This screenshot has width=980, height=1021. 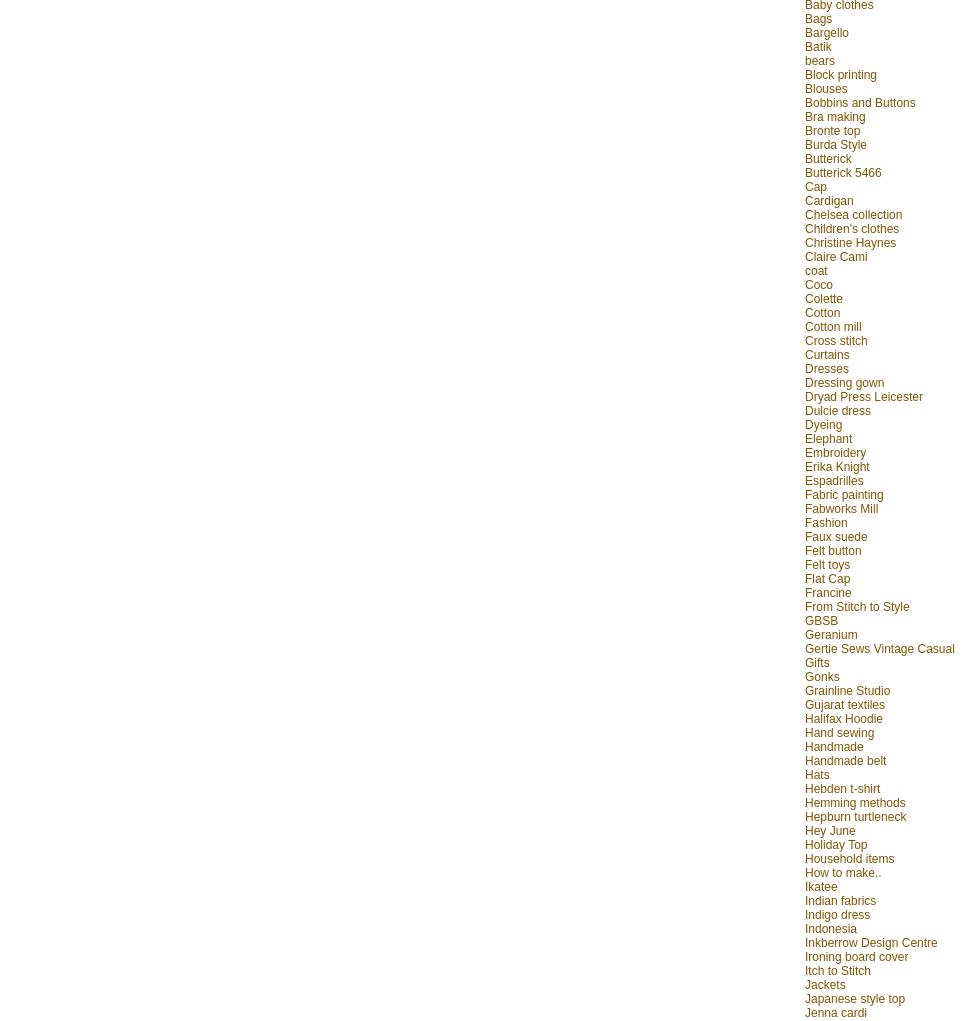 I want to click on 'Indigo dress', so click(x=837, y=913).